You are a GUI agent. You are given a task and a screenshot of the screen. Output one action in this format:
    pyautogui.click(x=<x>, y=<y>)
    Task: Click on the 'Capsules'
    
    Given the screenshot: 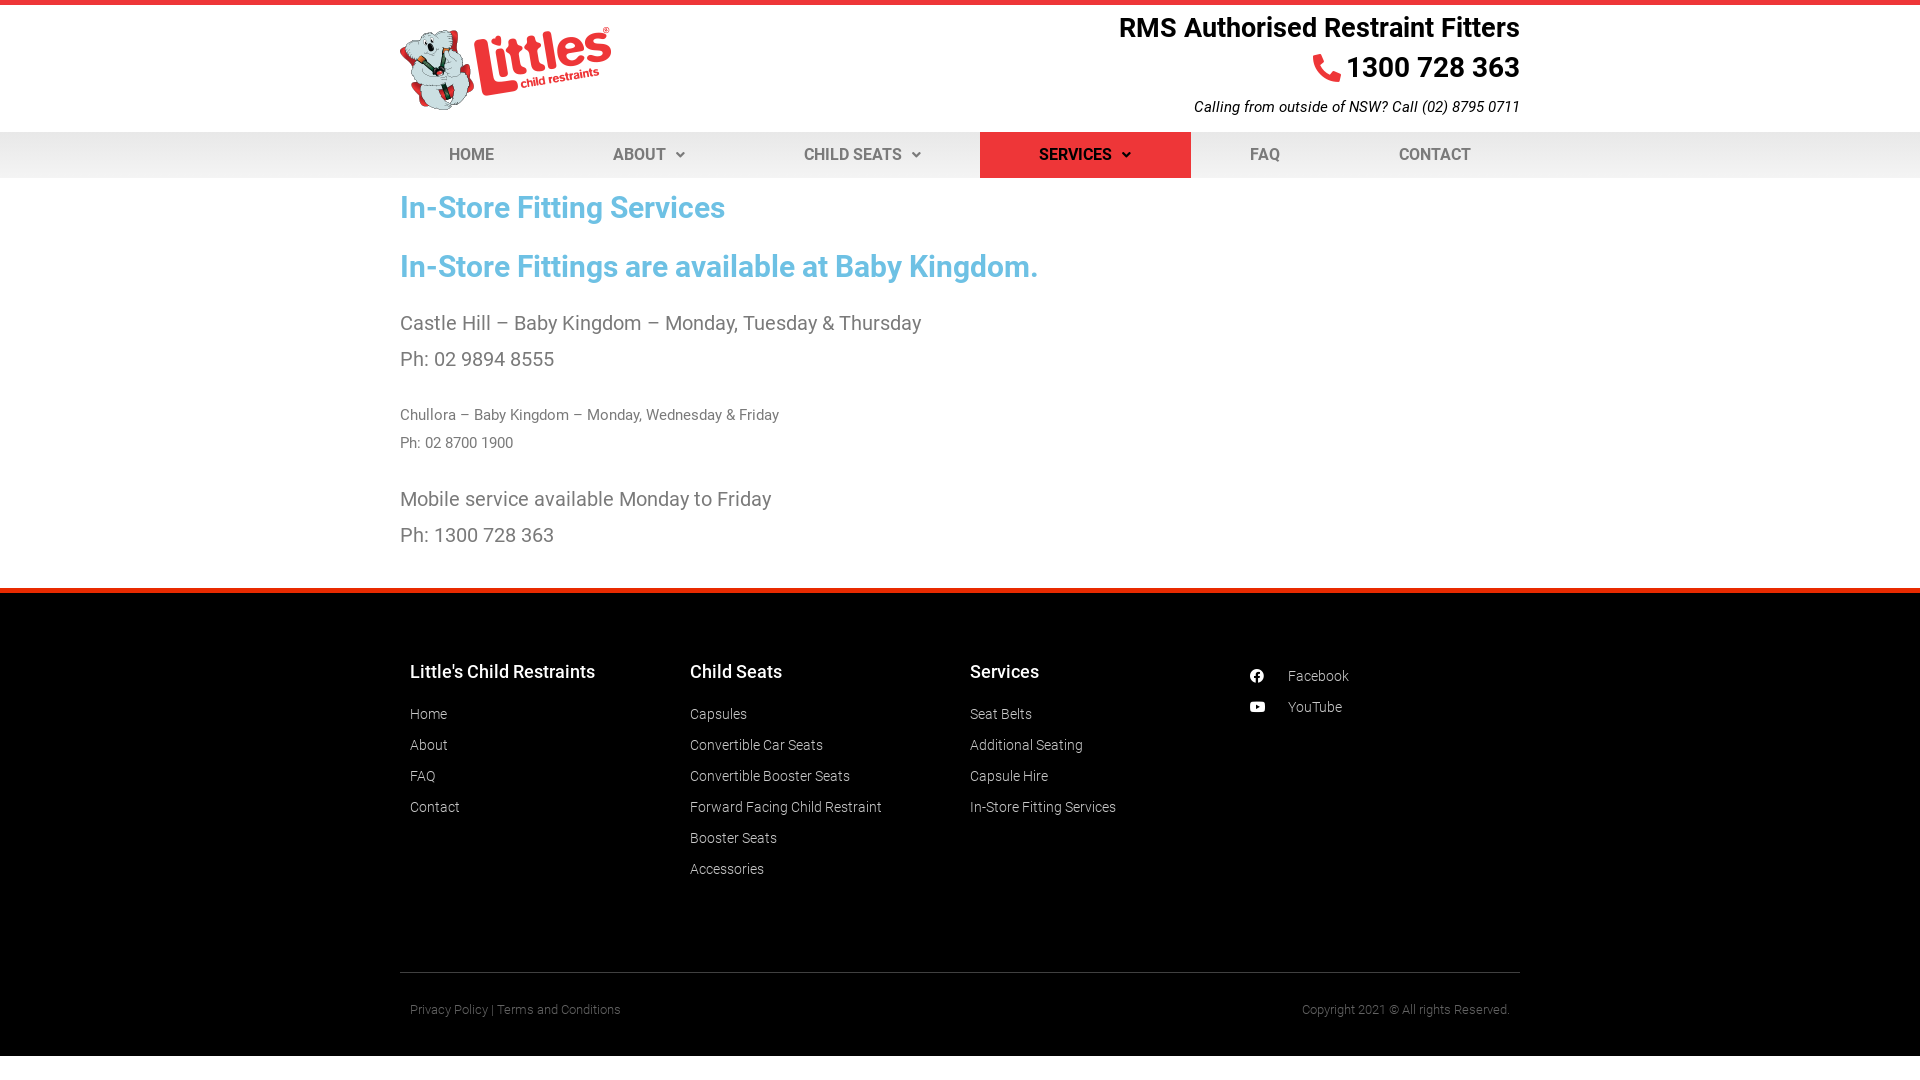 What is the action you would take?
    pyautogui.click(x=820, y=712)
    